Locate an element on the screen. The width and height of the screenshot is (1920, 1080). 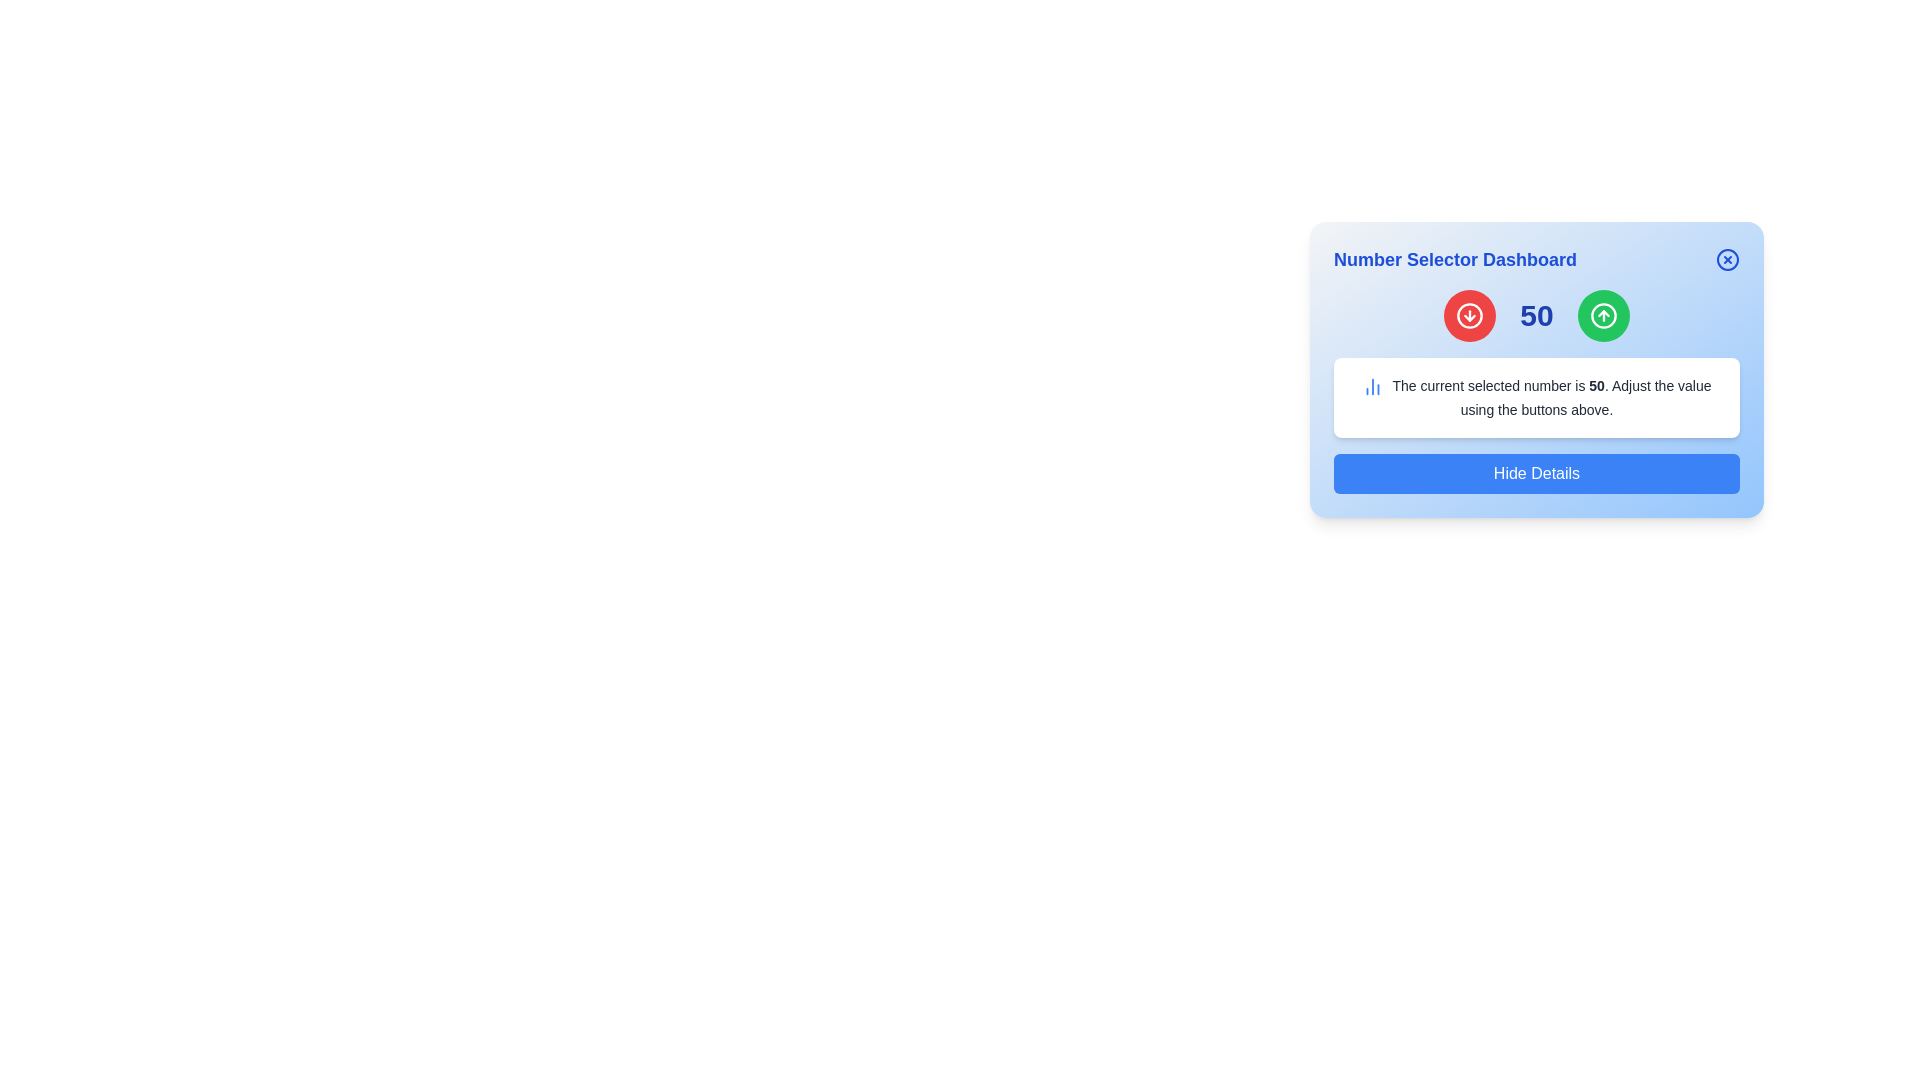
the circular graphic element with a blue outline located at the top-right corner of the 'Number Selector Dashboard' modal to initiate an action is located at coordinates (1727, 258).